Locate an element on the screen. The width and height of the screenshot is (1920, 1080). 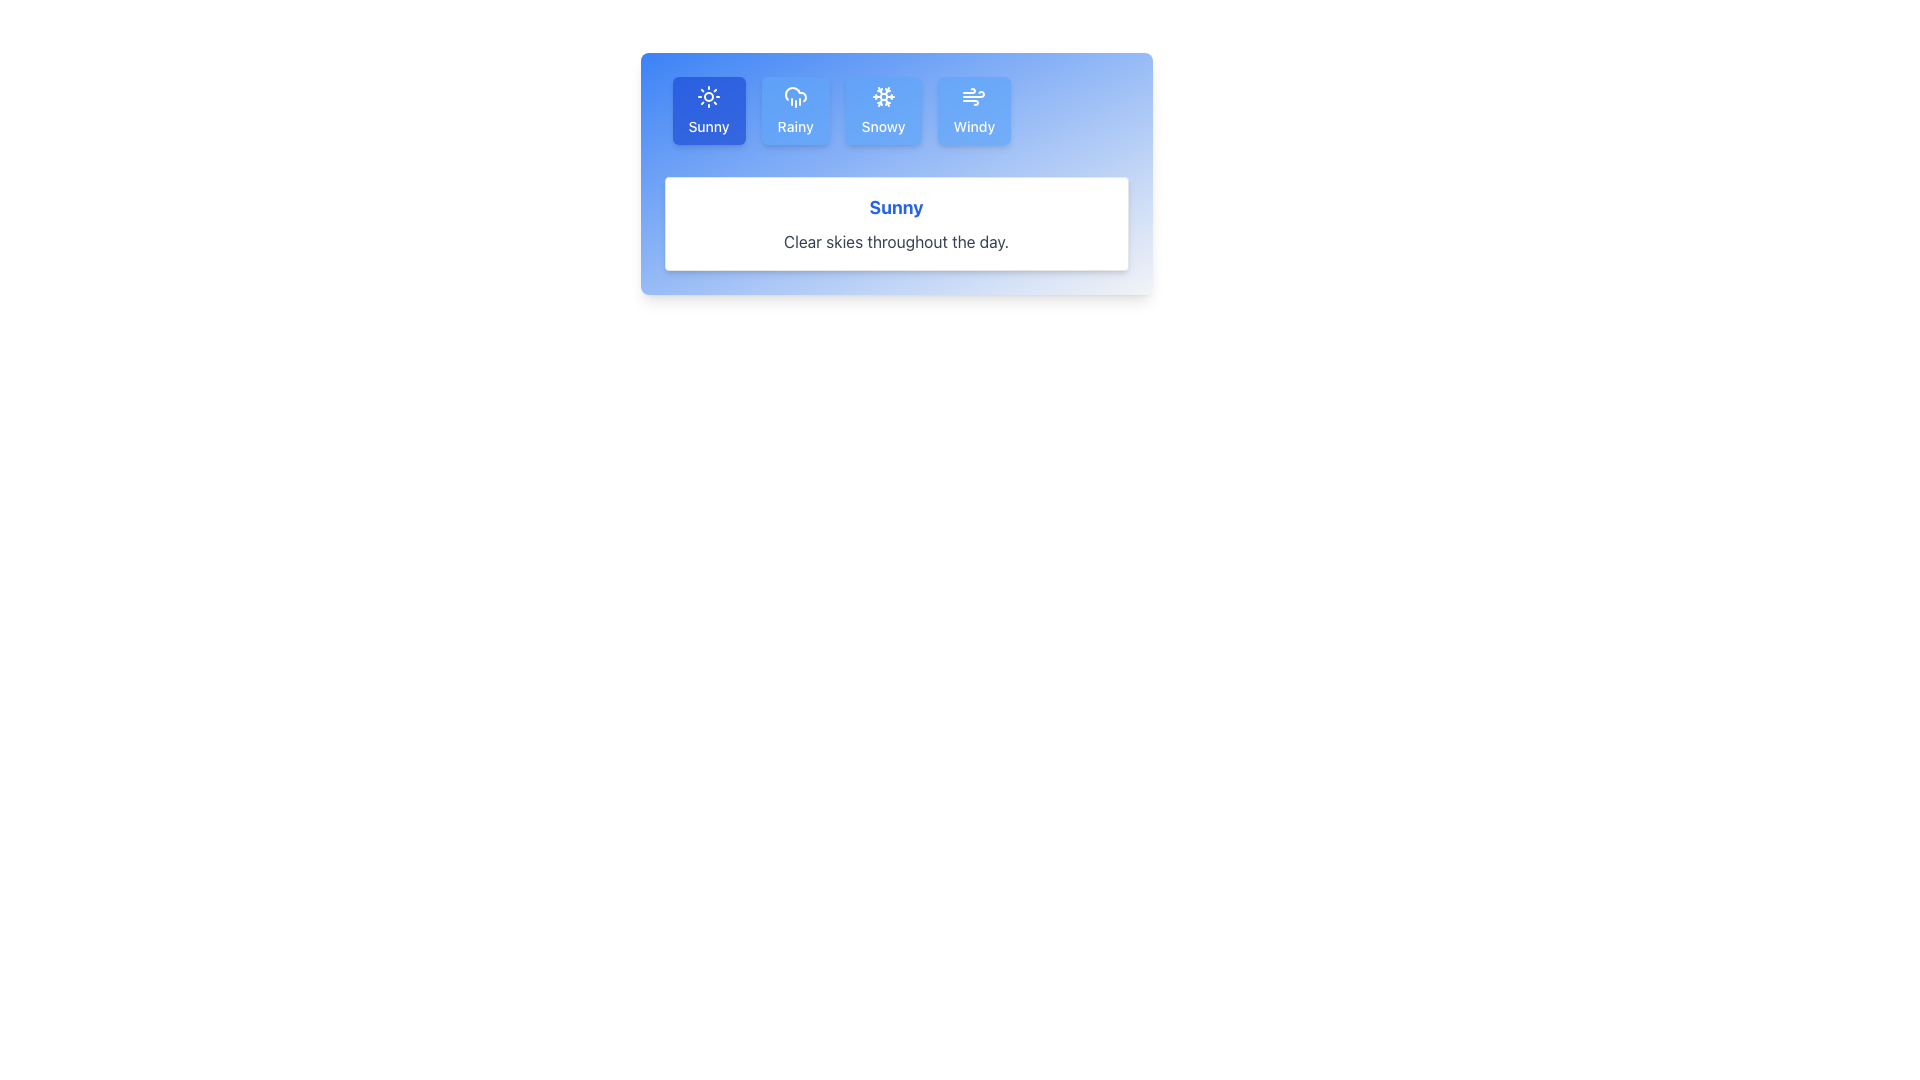
the 'Windy' button is located at coordinates (974, 111).